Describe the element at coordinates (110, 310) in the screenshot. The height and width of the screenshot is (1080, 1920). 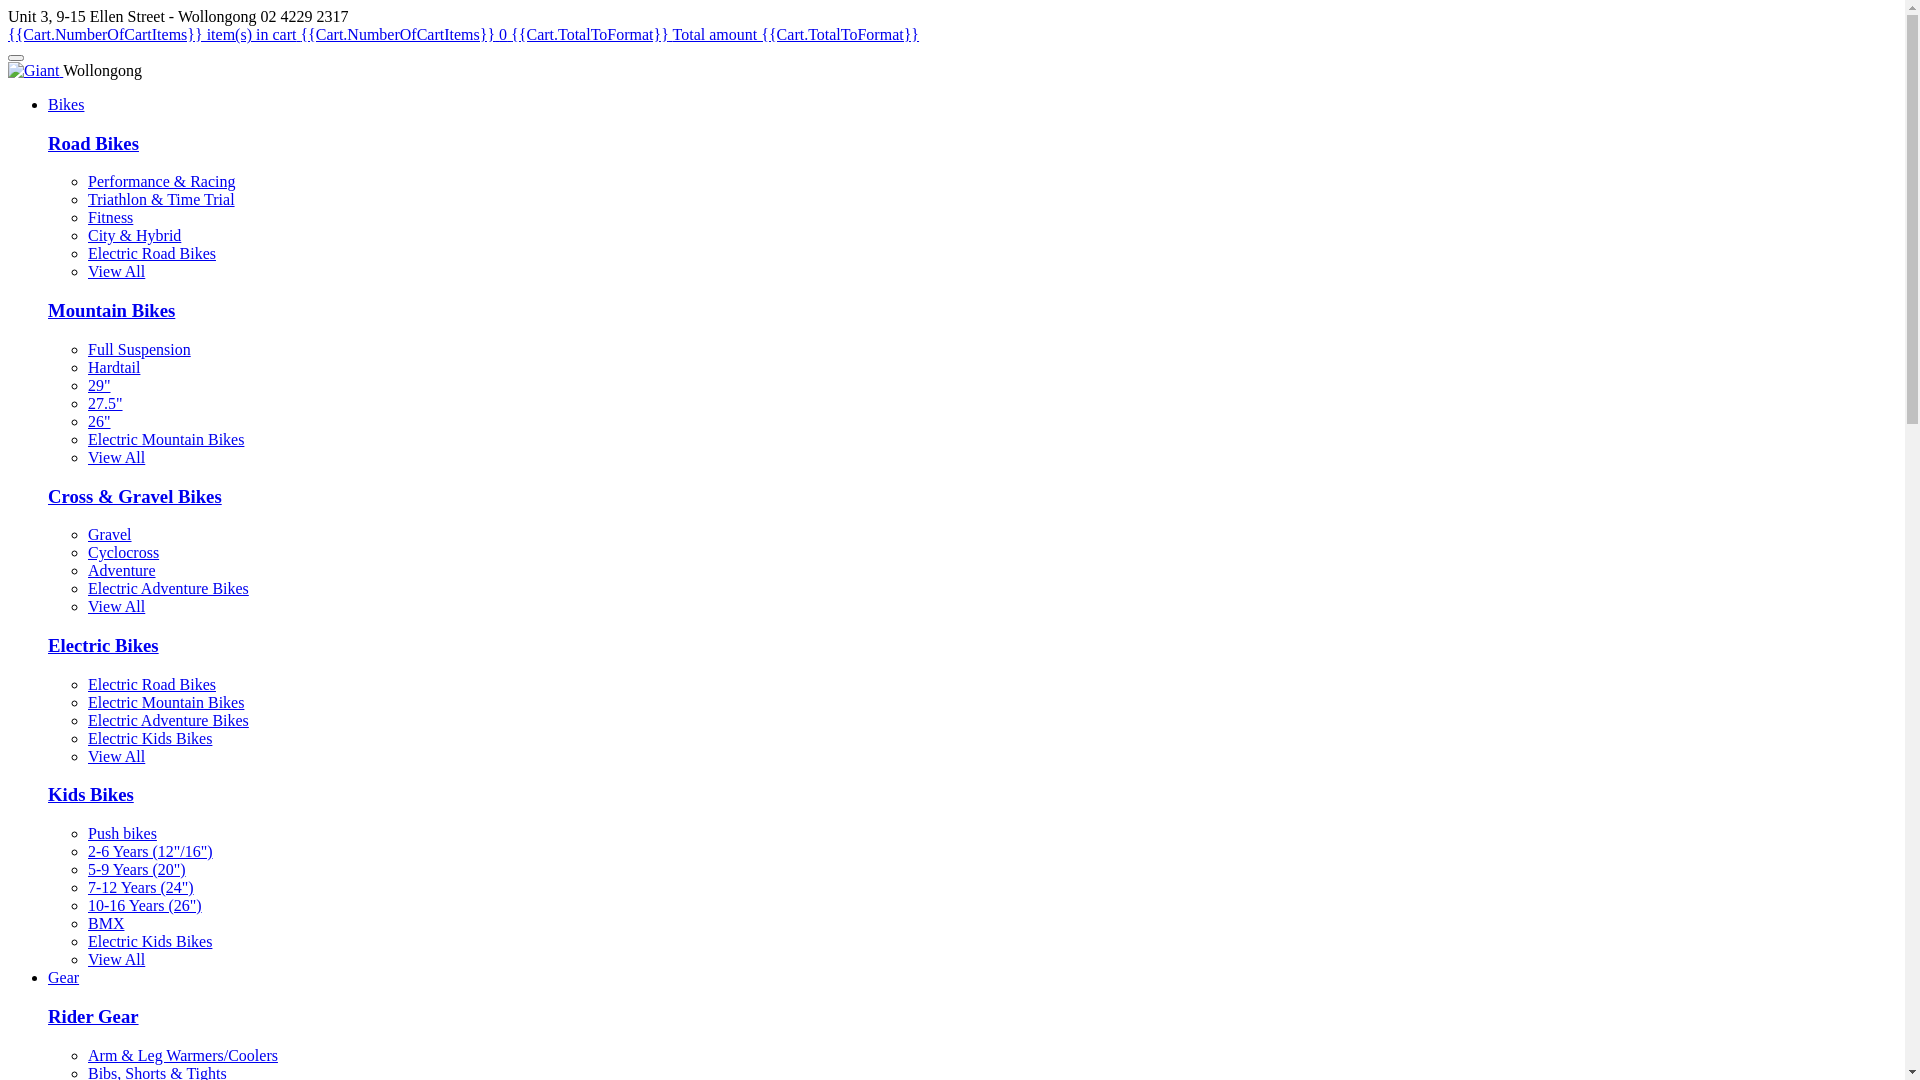
I see `'Mountain Bikes'` at that location.